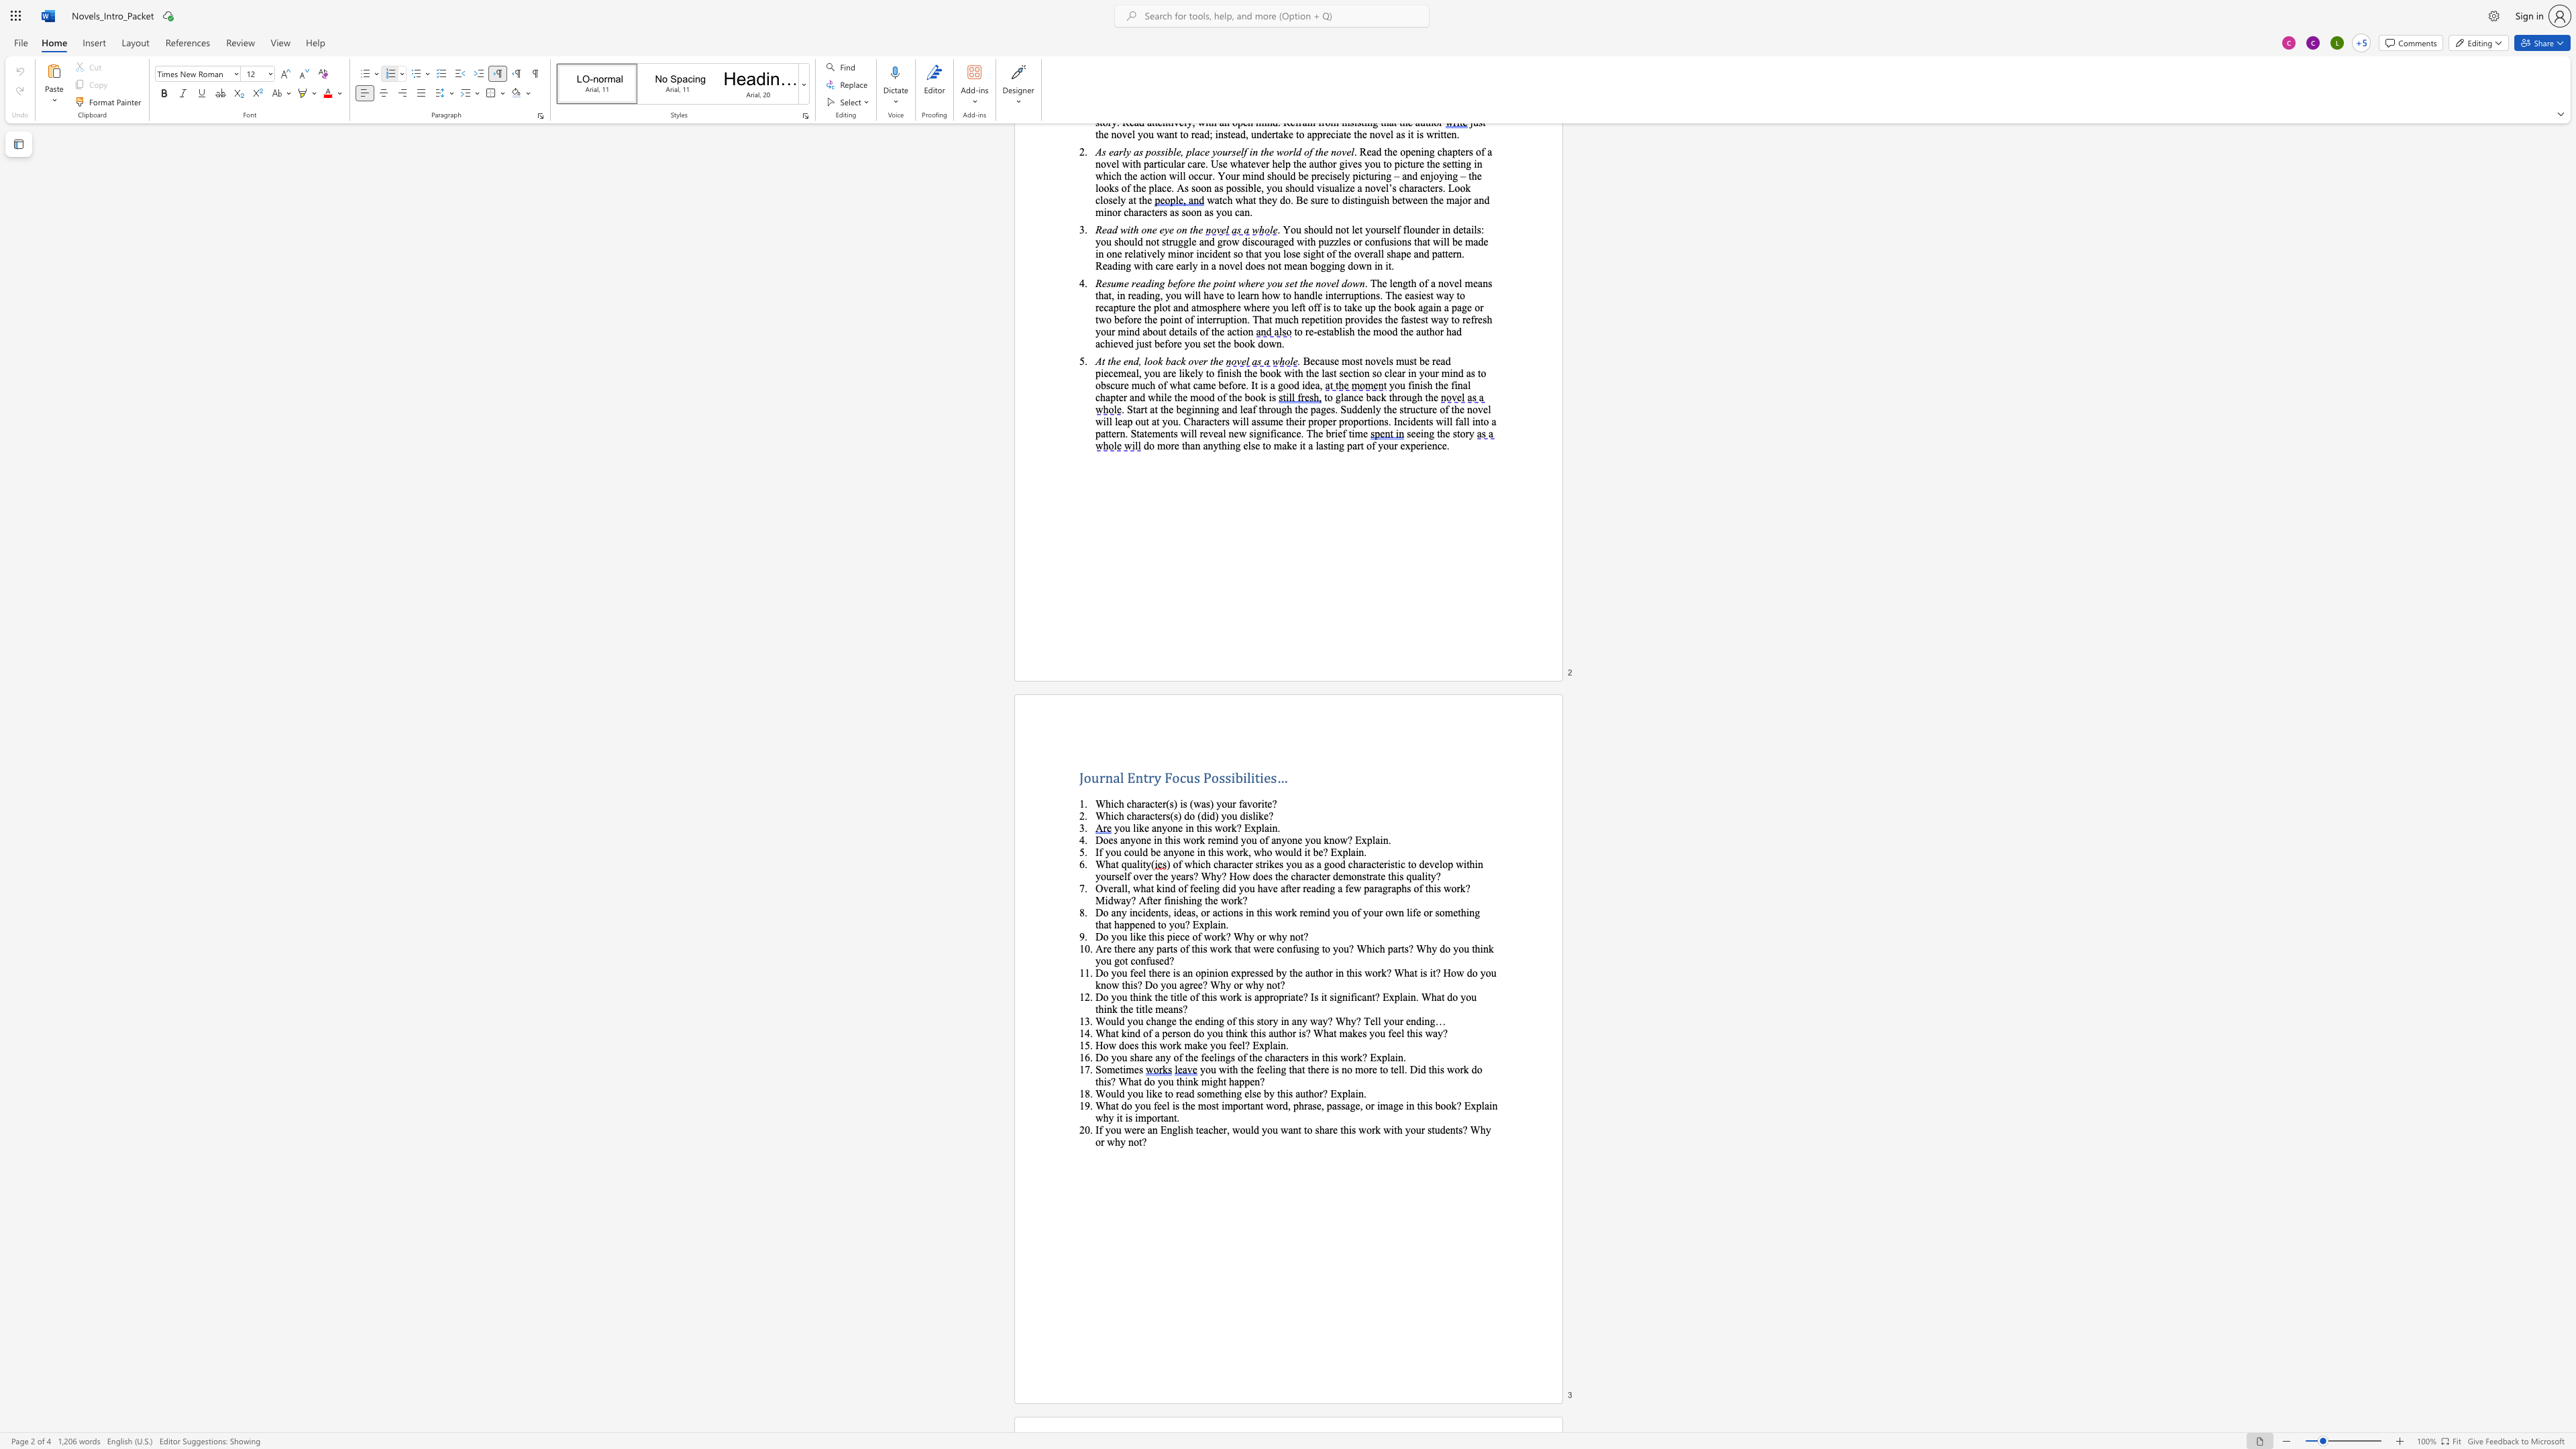 This screenshot has height=1449, width=2576. What do you see at coordinates (1357, 1020) in the screenshot?
I see `the 2th character "?" in the text` at bounding box center [1357, 1020].